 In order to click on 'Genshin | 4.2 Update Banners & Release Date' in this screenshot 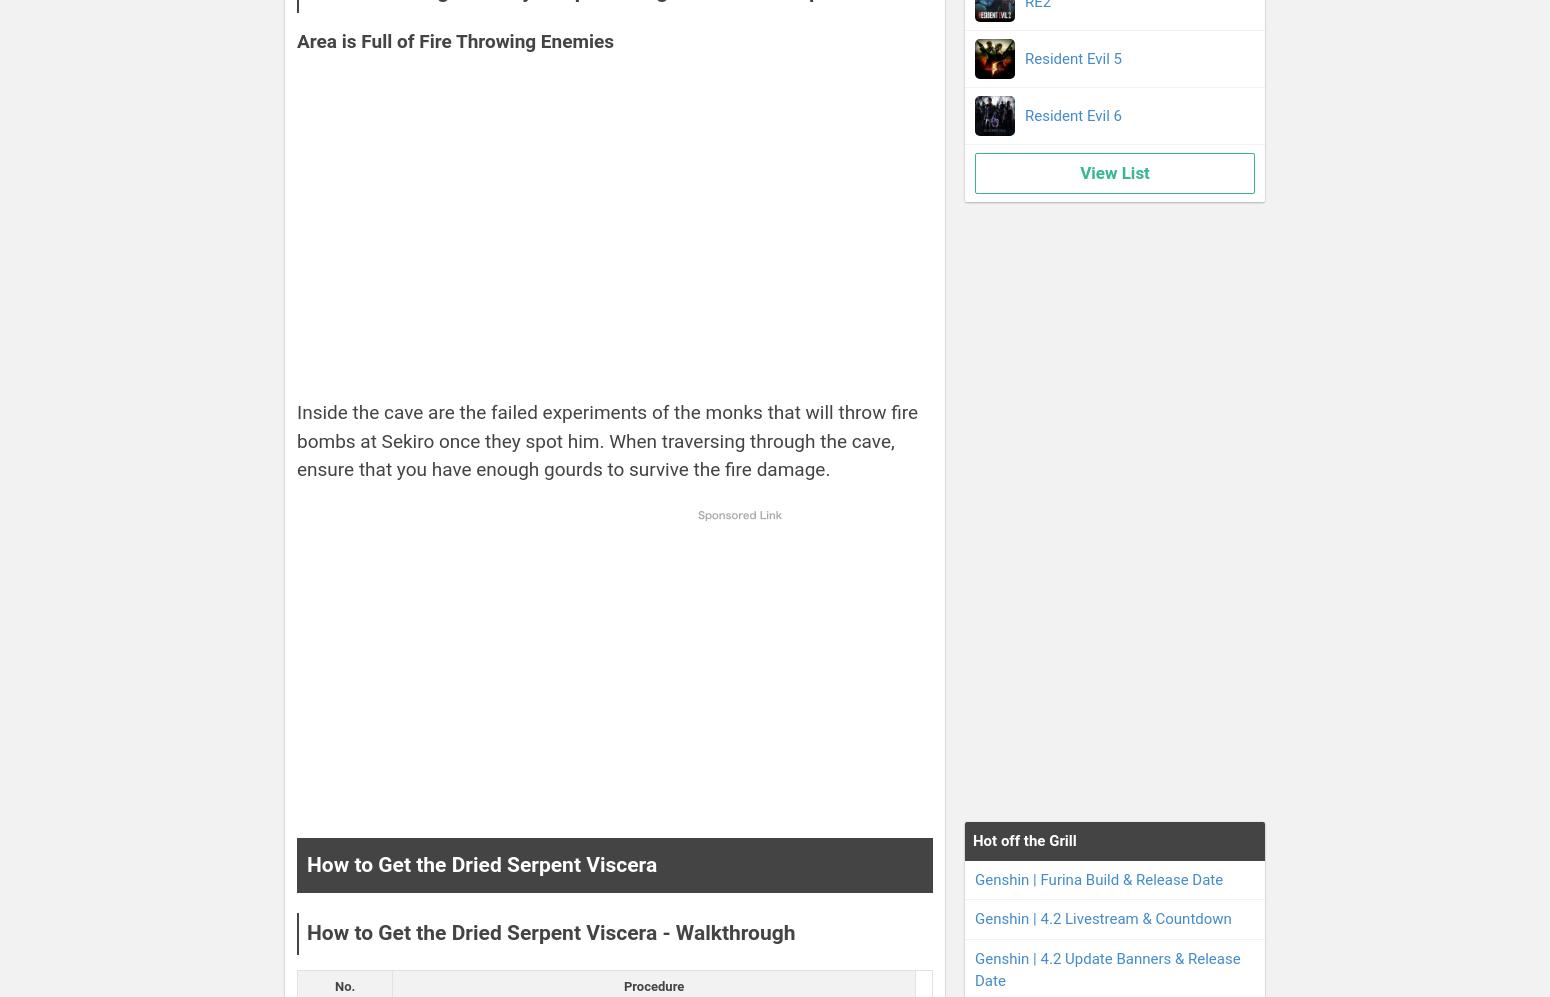, I will do `click(1106, 968)`.